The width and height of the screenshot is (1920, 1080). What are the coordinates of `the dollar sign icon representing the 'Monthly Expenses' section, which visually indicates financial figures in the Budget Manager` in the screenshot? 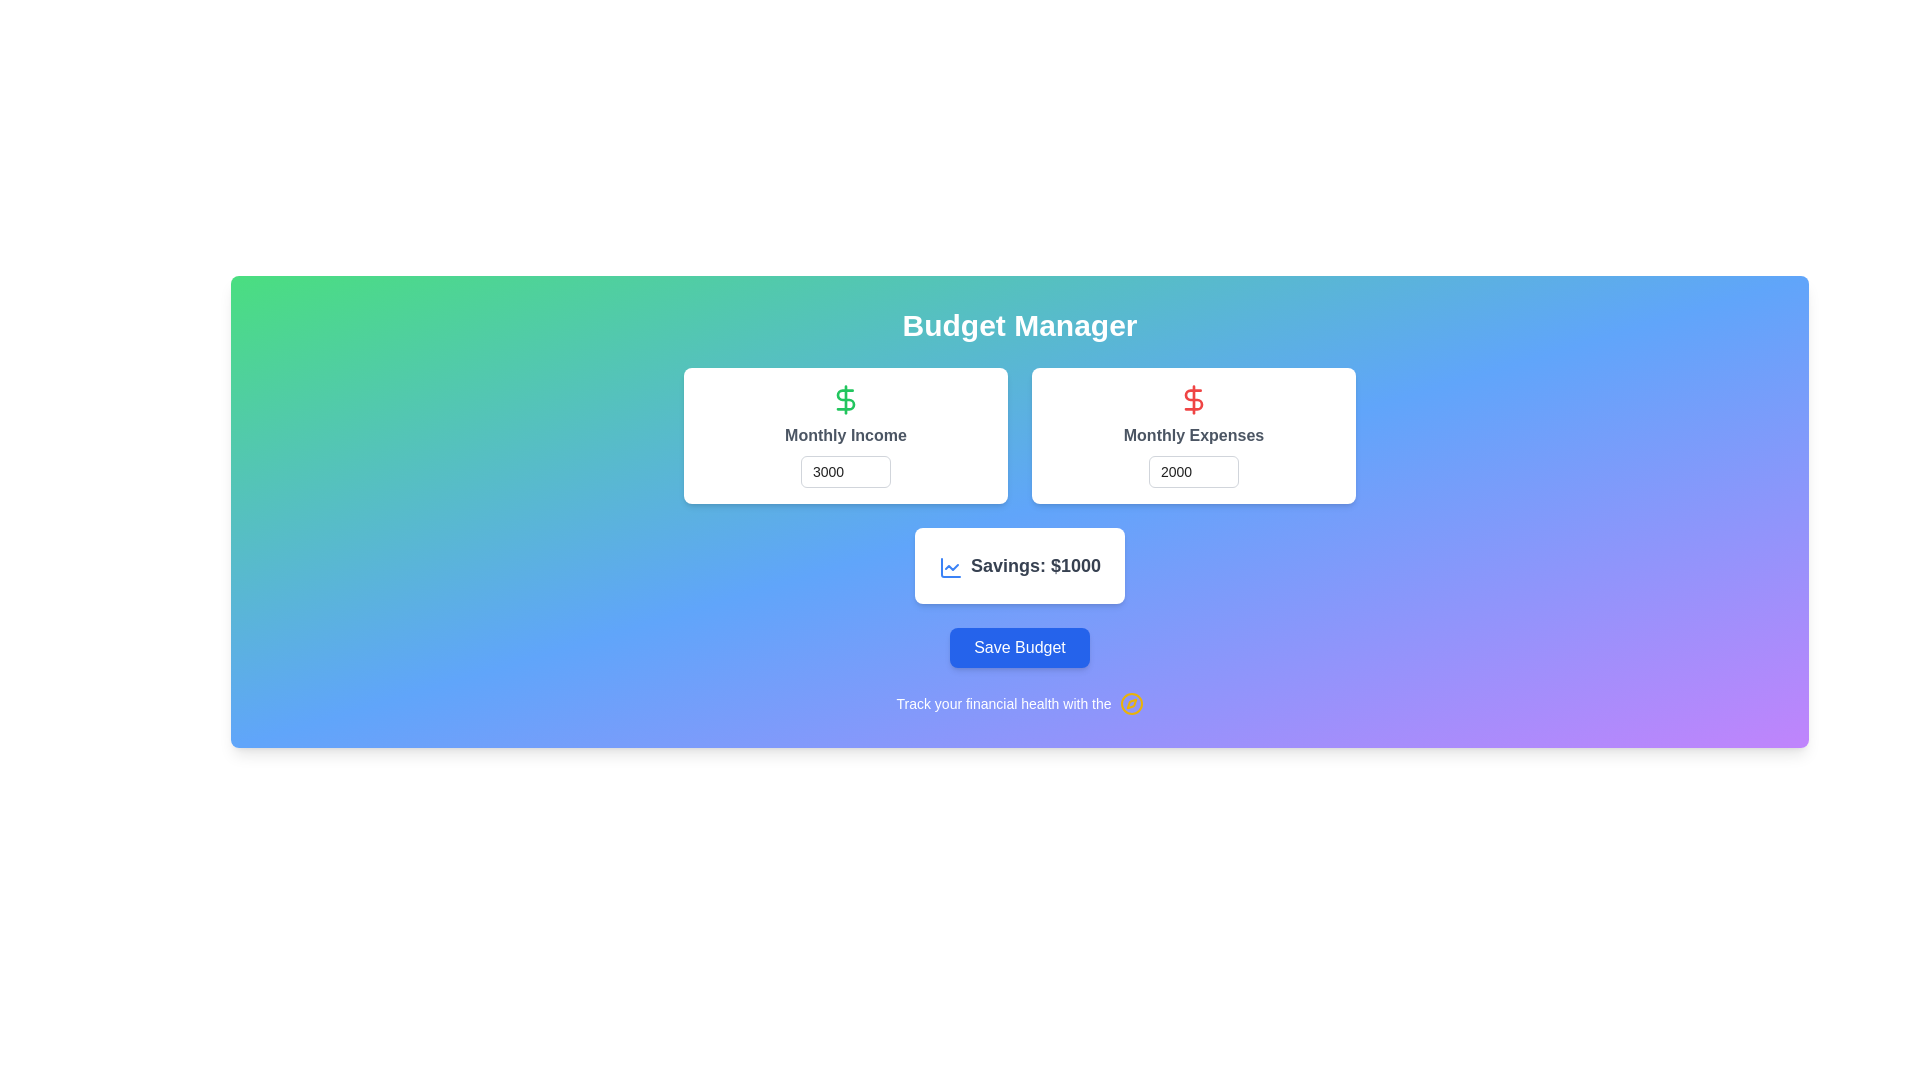 It's located at (1194, 400).